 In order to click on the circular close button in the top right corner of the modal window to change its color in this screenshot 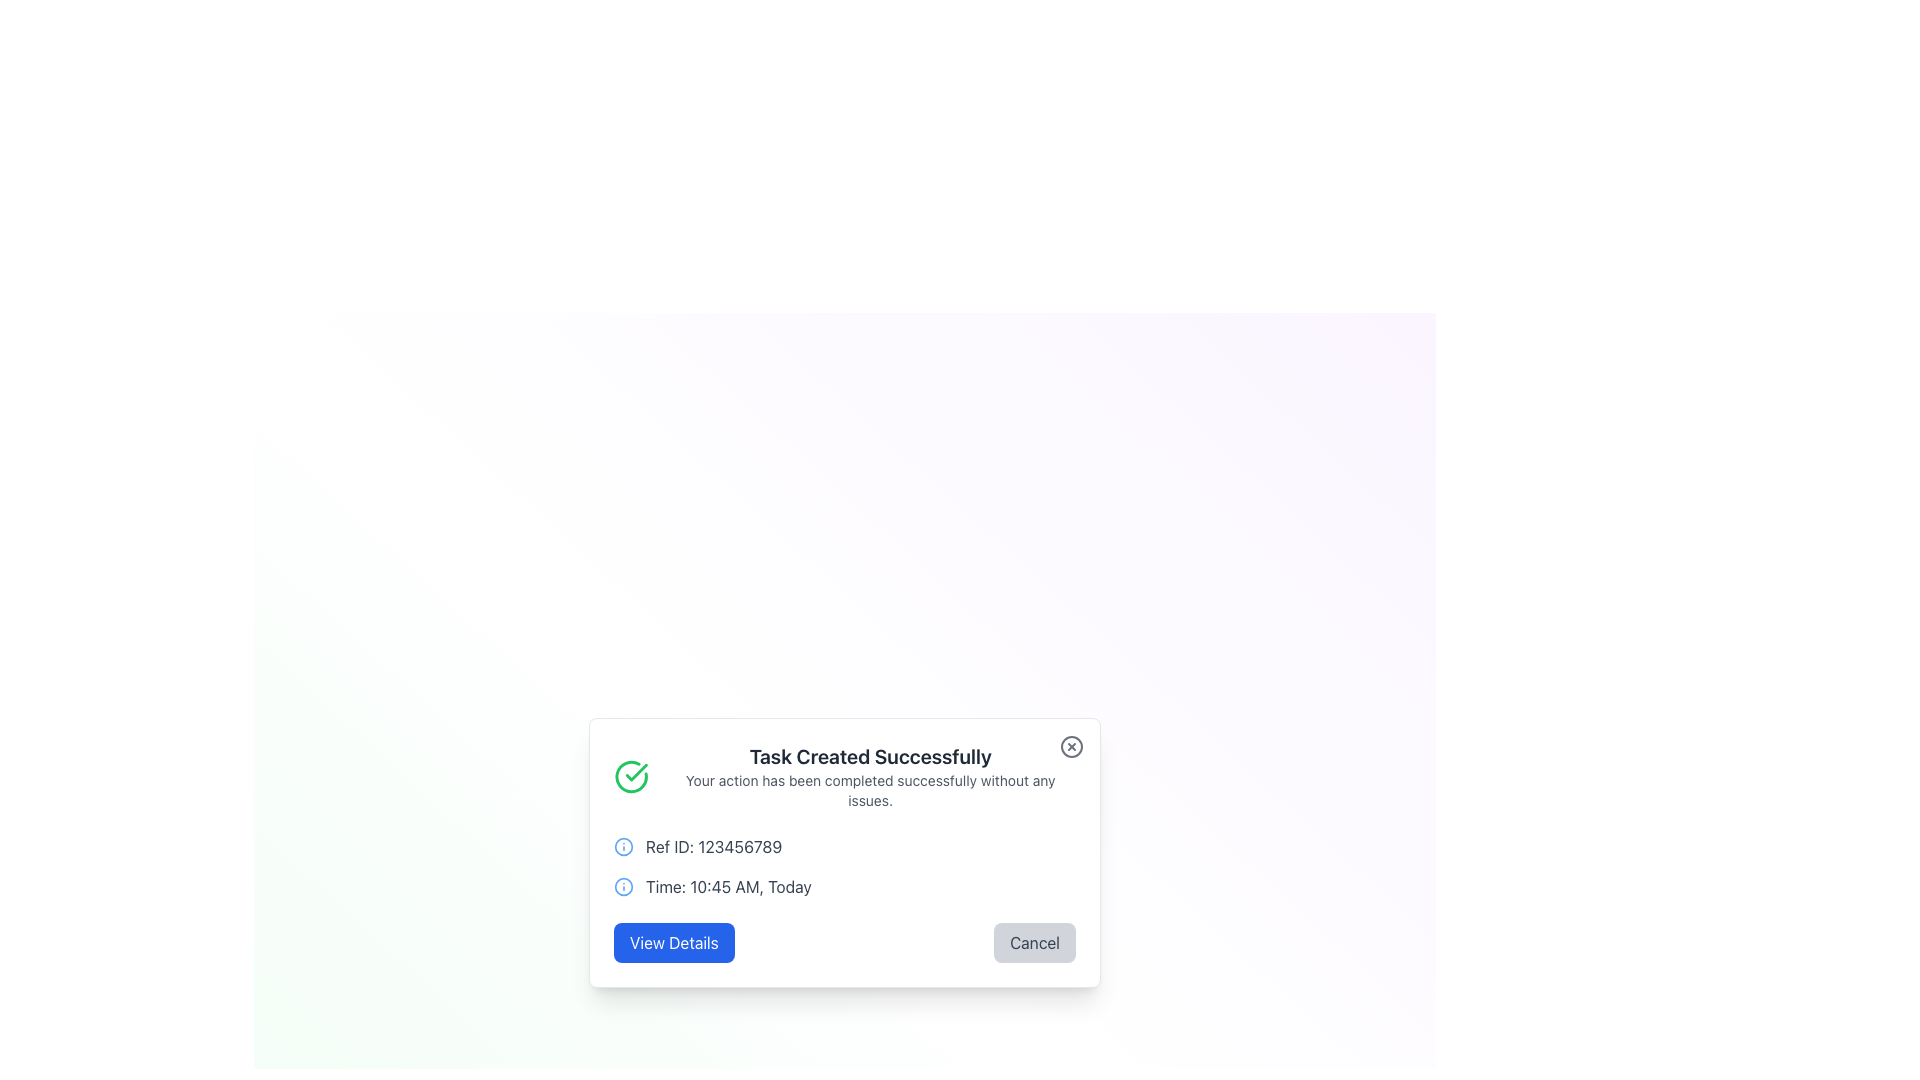, I will do `click(1070, 747)`.